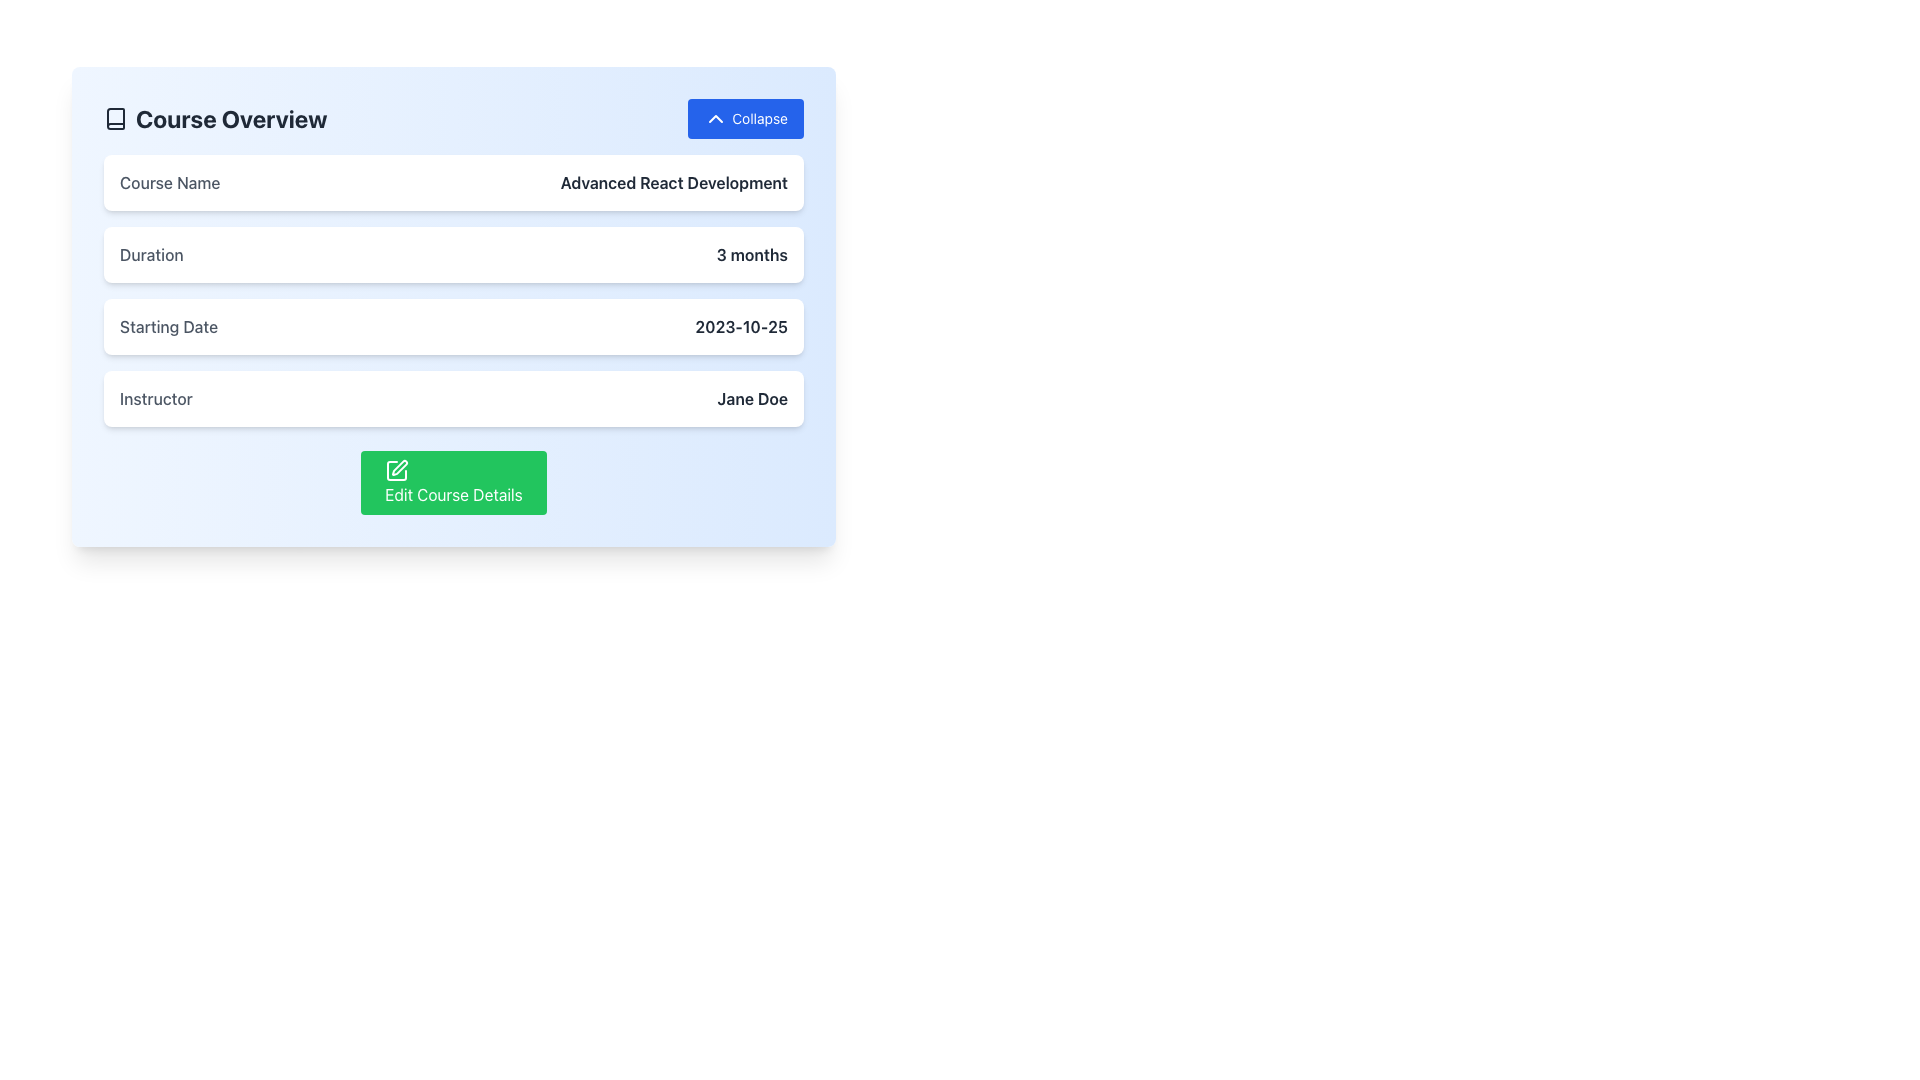 Image resolution: width=1920 pixels, height=1080 pixels. I want to click on the static information display component that shows the instructor's name 'Jane Doe' and the title 'Instructor', located under the 'Starting Date' row, so click(453, 398).